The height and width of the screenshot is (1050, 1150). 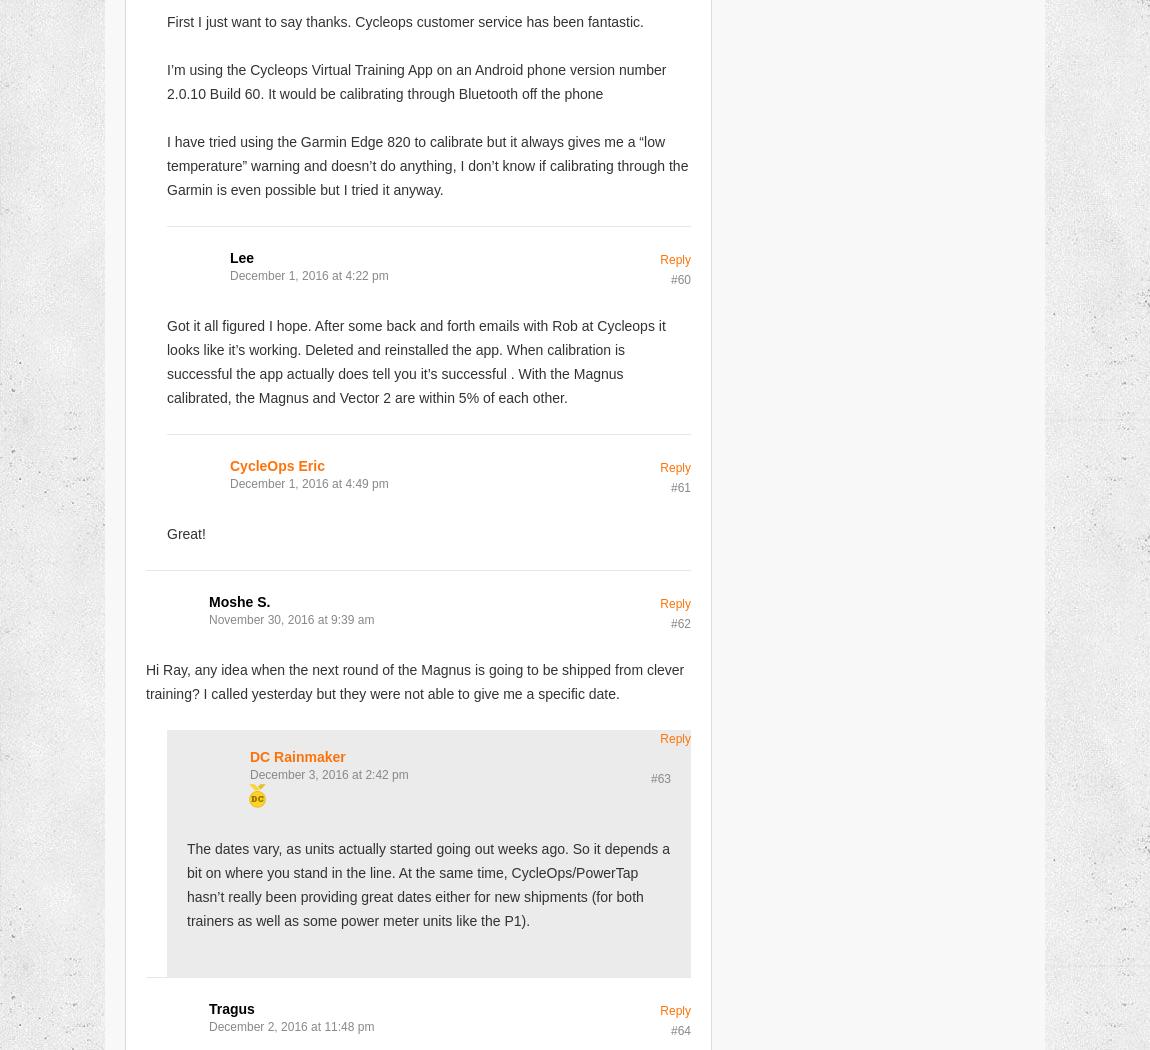 What do you see at coordinates (416, 80) in the screenshot?
I see `'I’m using the Cycleops Virtual Training App on an Android phone version number 2.0.10 Build 60. It would be calibrating through Bluetooth off the phone'` at bounding box center [416, 80].